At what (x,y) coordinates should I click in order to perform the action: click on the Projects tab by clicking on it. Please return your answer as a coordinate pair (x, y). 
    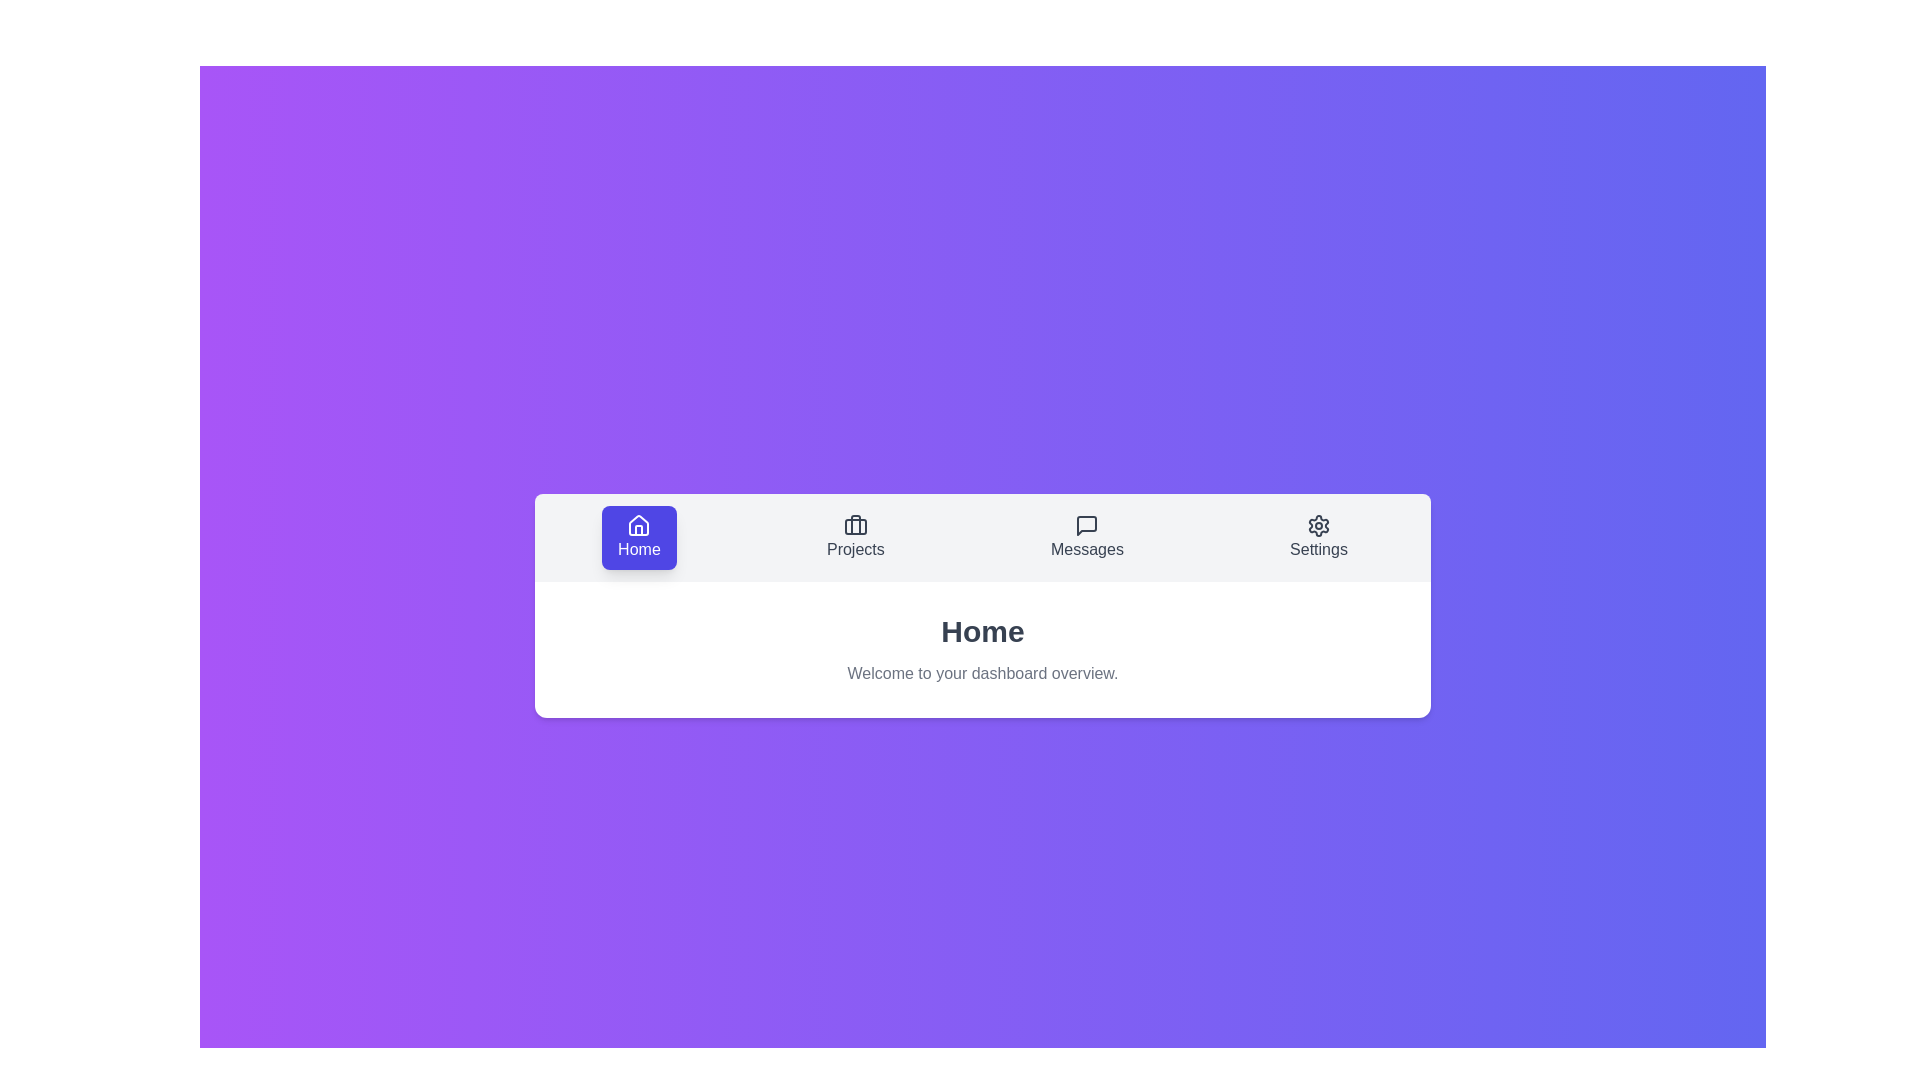
    Looking at the image, I should click on (855, 536).